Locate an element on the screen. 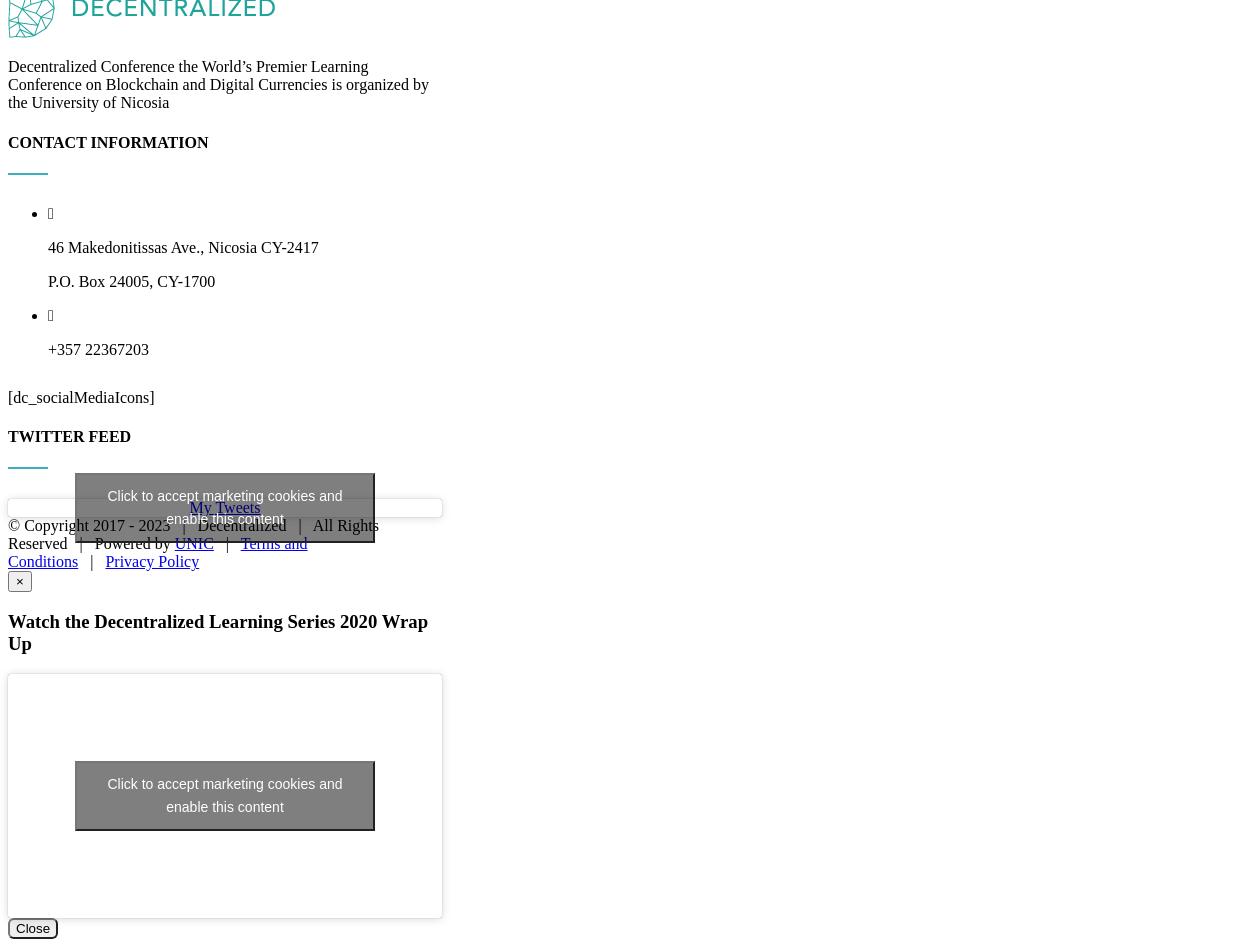 This screenshot has width=1248, height=946. 'Click to accept marketing cookies and enable this content' is located at coordinates (224, 708).